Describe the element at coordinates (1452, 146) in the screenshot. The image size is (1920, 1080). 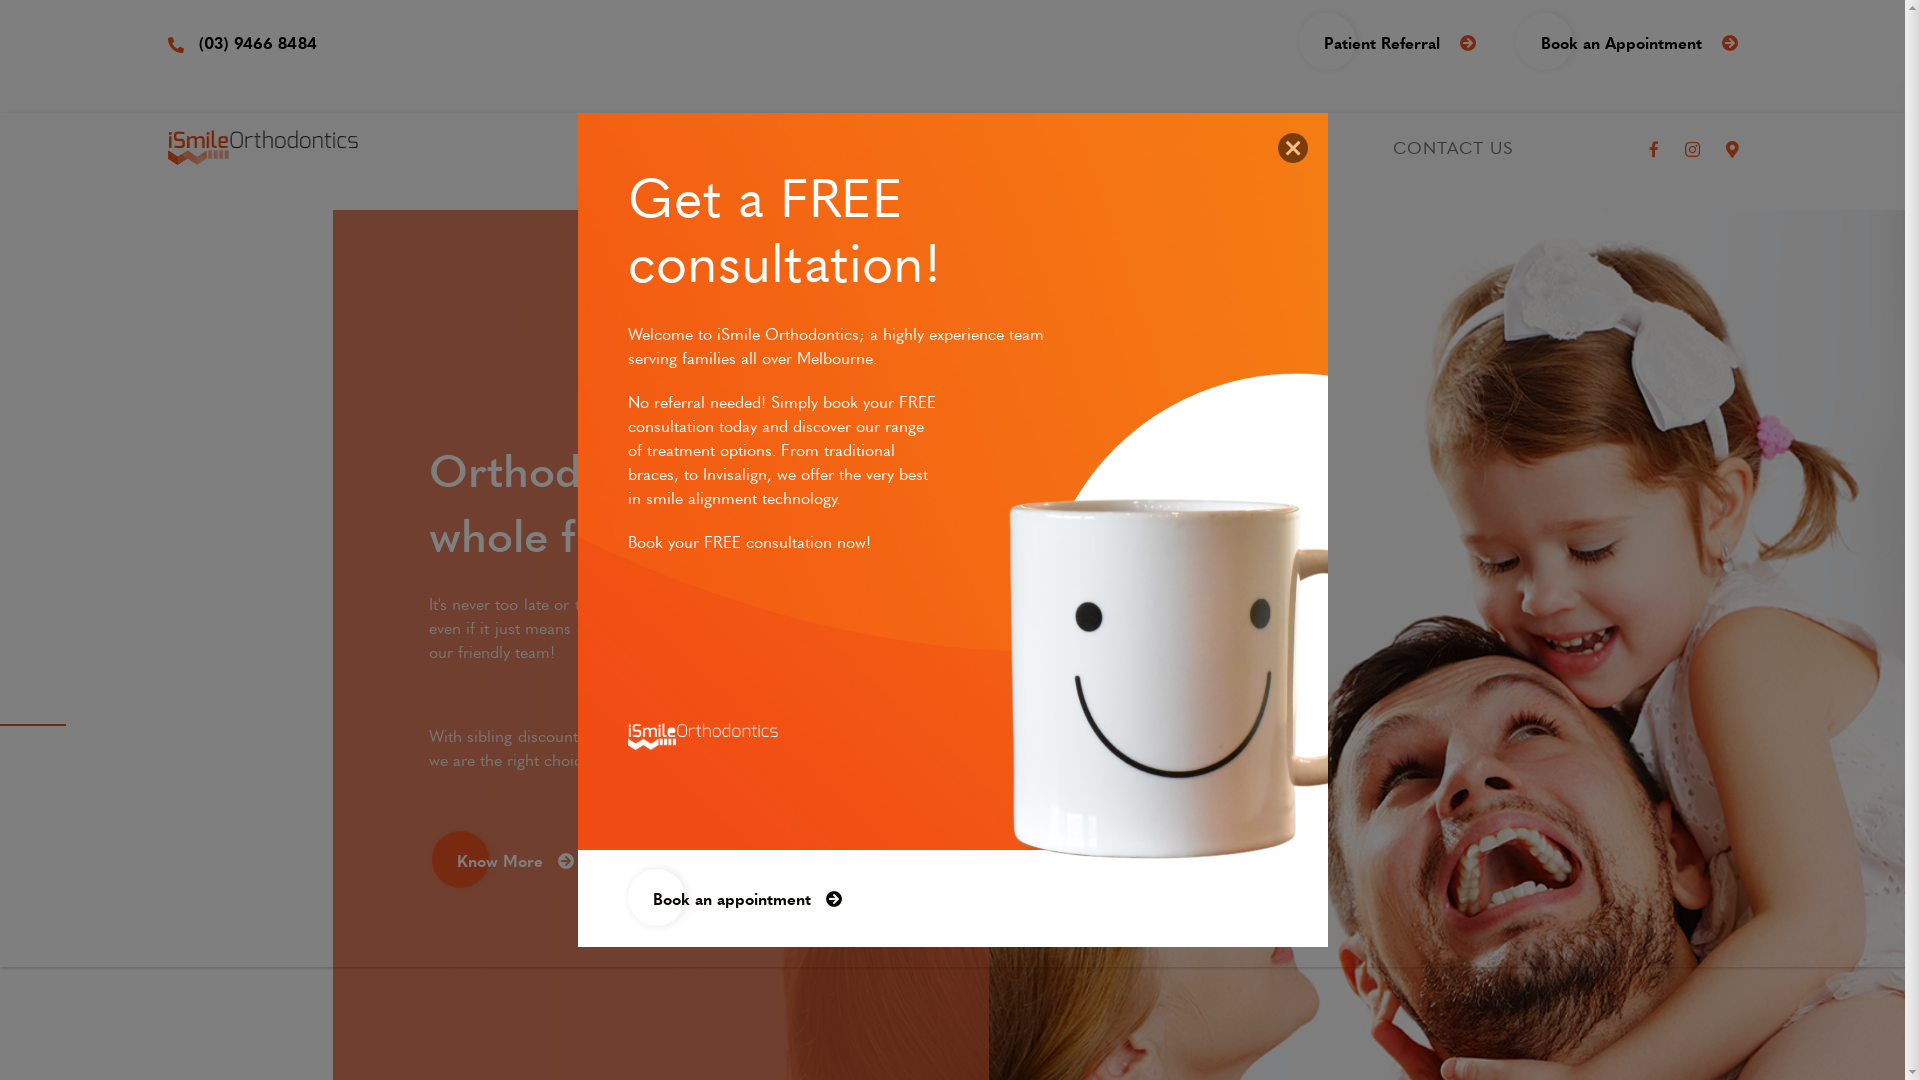
I see `'CONTACT US'` at that location.